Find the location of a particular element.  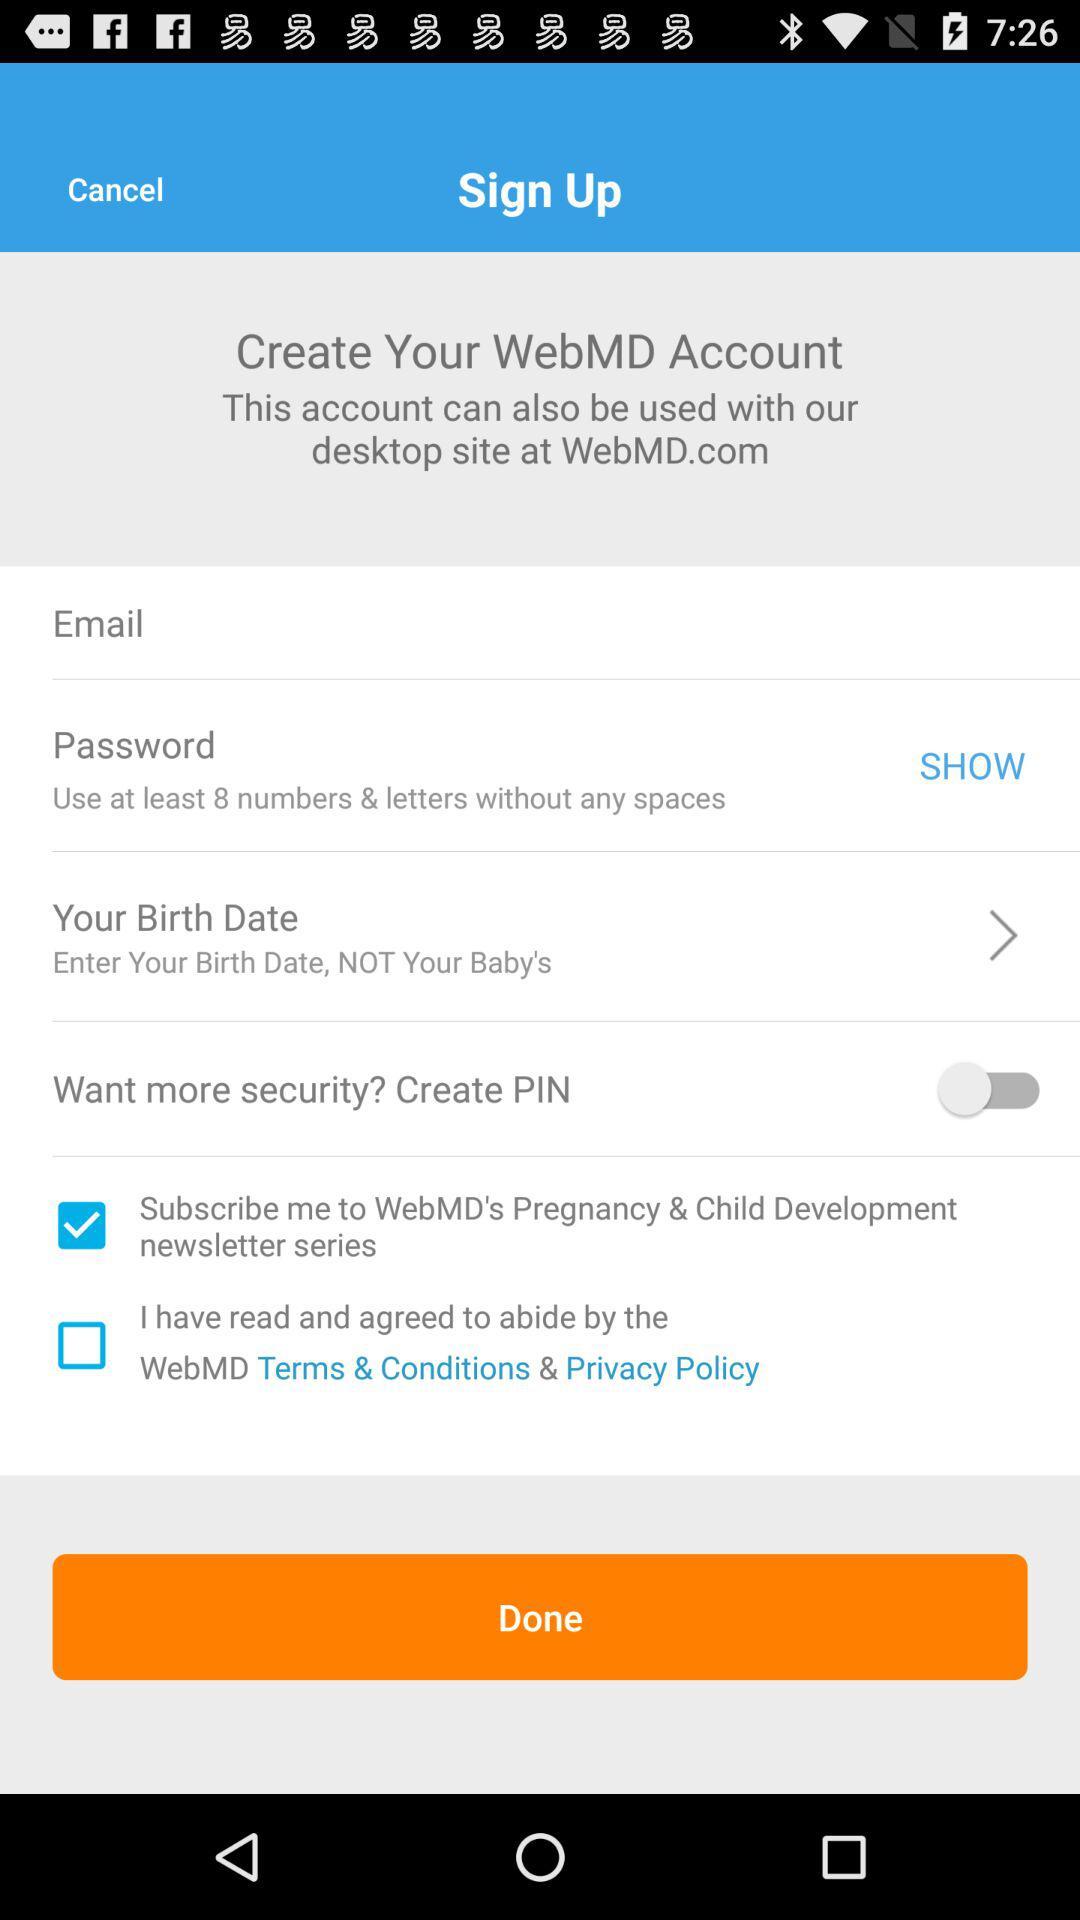

email box is located at coordinates (668, 621).